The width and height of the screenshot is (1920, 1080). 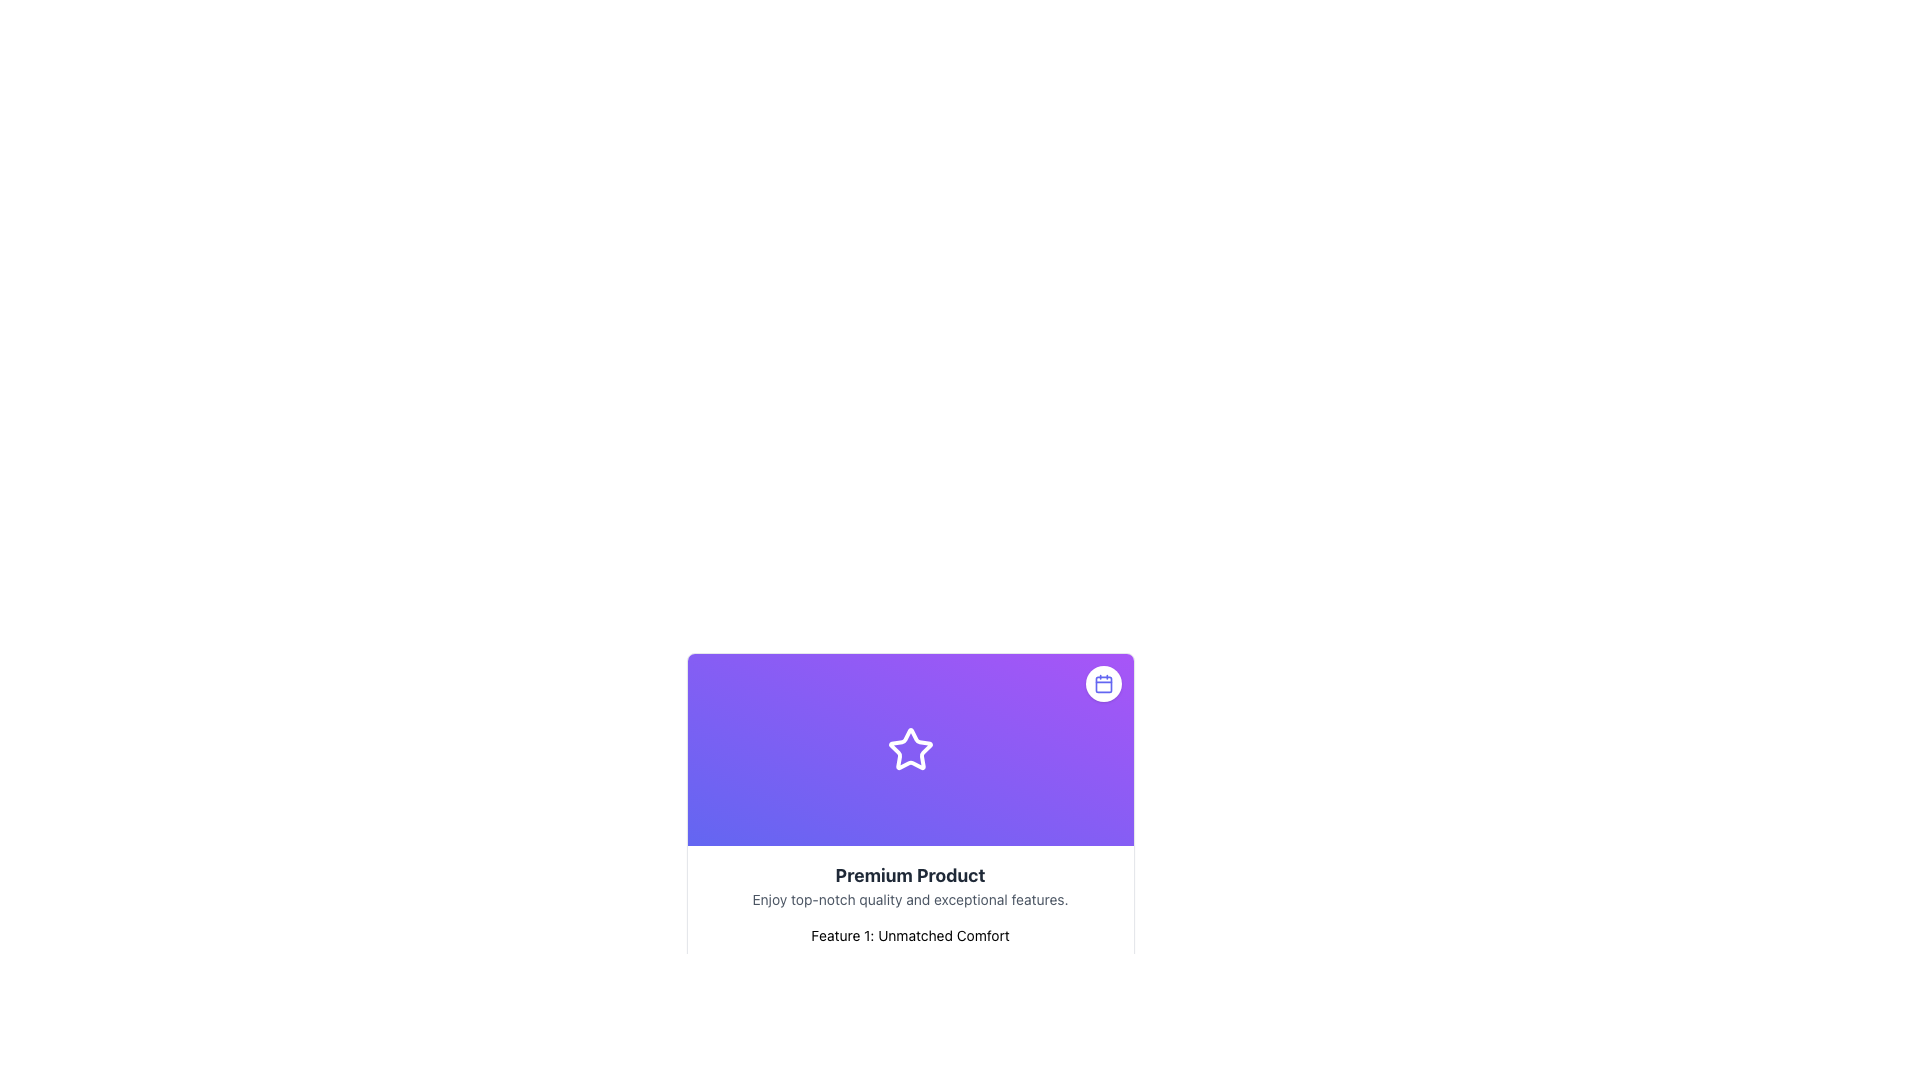 I want to click on the decorative shape within the calendar icon located at the top-right corner of the purple gradient background card, which enhances the visual representation of the icon, so click(x=1102, y=683).